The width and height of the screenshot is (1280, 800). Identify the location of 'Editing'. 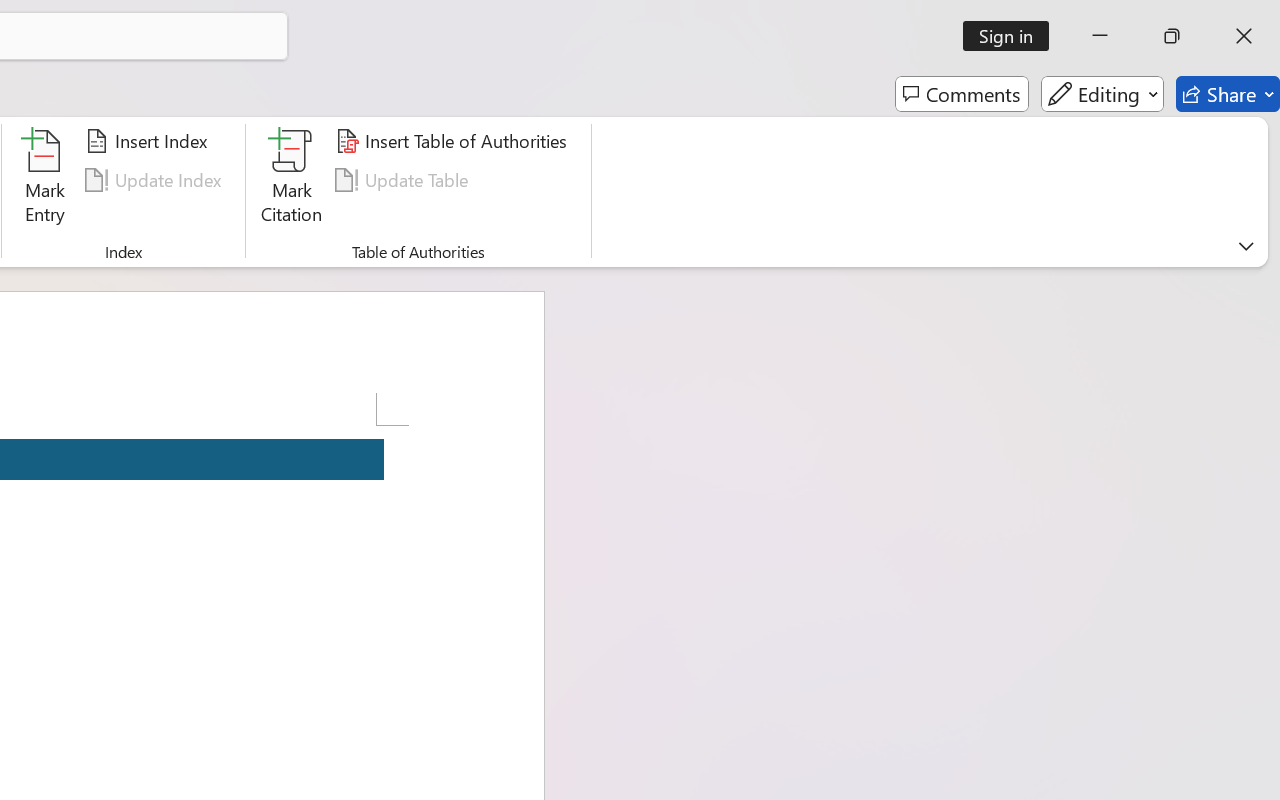
(1101, 94).